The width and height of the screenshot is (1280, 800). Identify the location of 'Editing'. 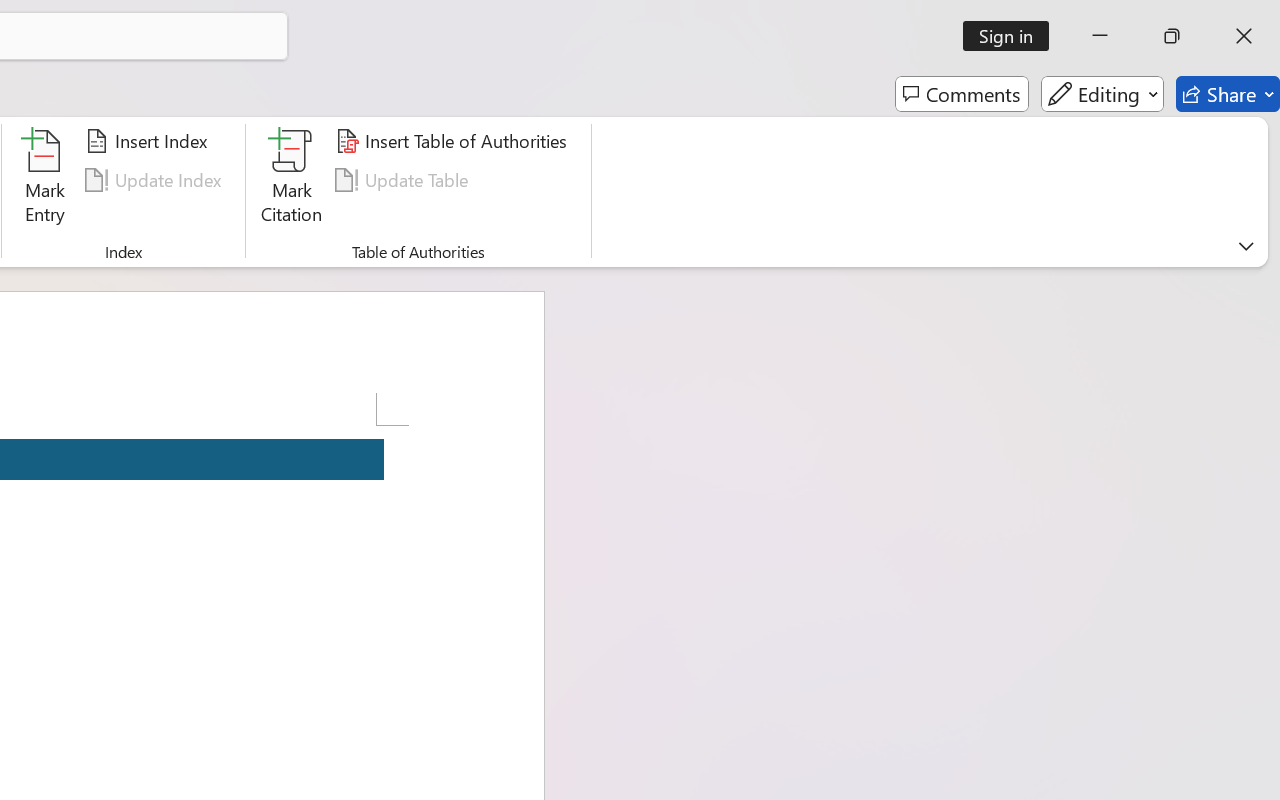
(1101, 94).